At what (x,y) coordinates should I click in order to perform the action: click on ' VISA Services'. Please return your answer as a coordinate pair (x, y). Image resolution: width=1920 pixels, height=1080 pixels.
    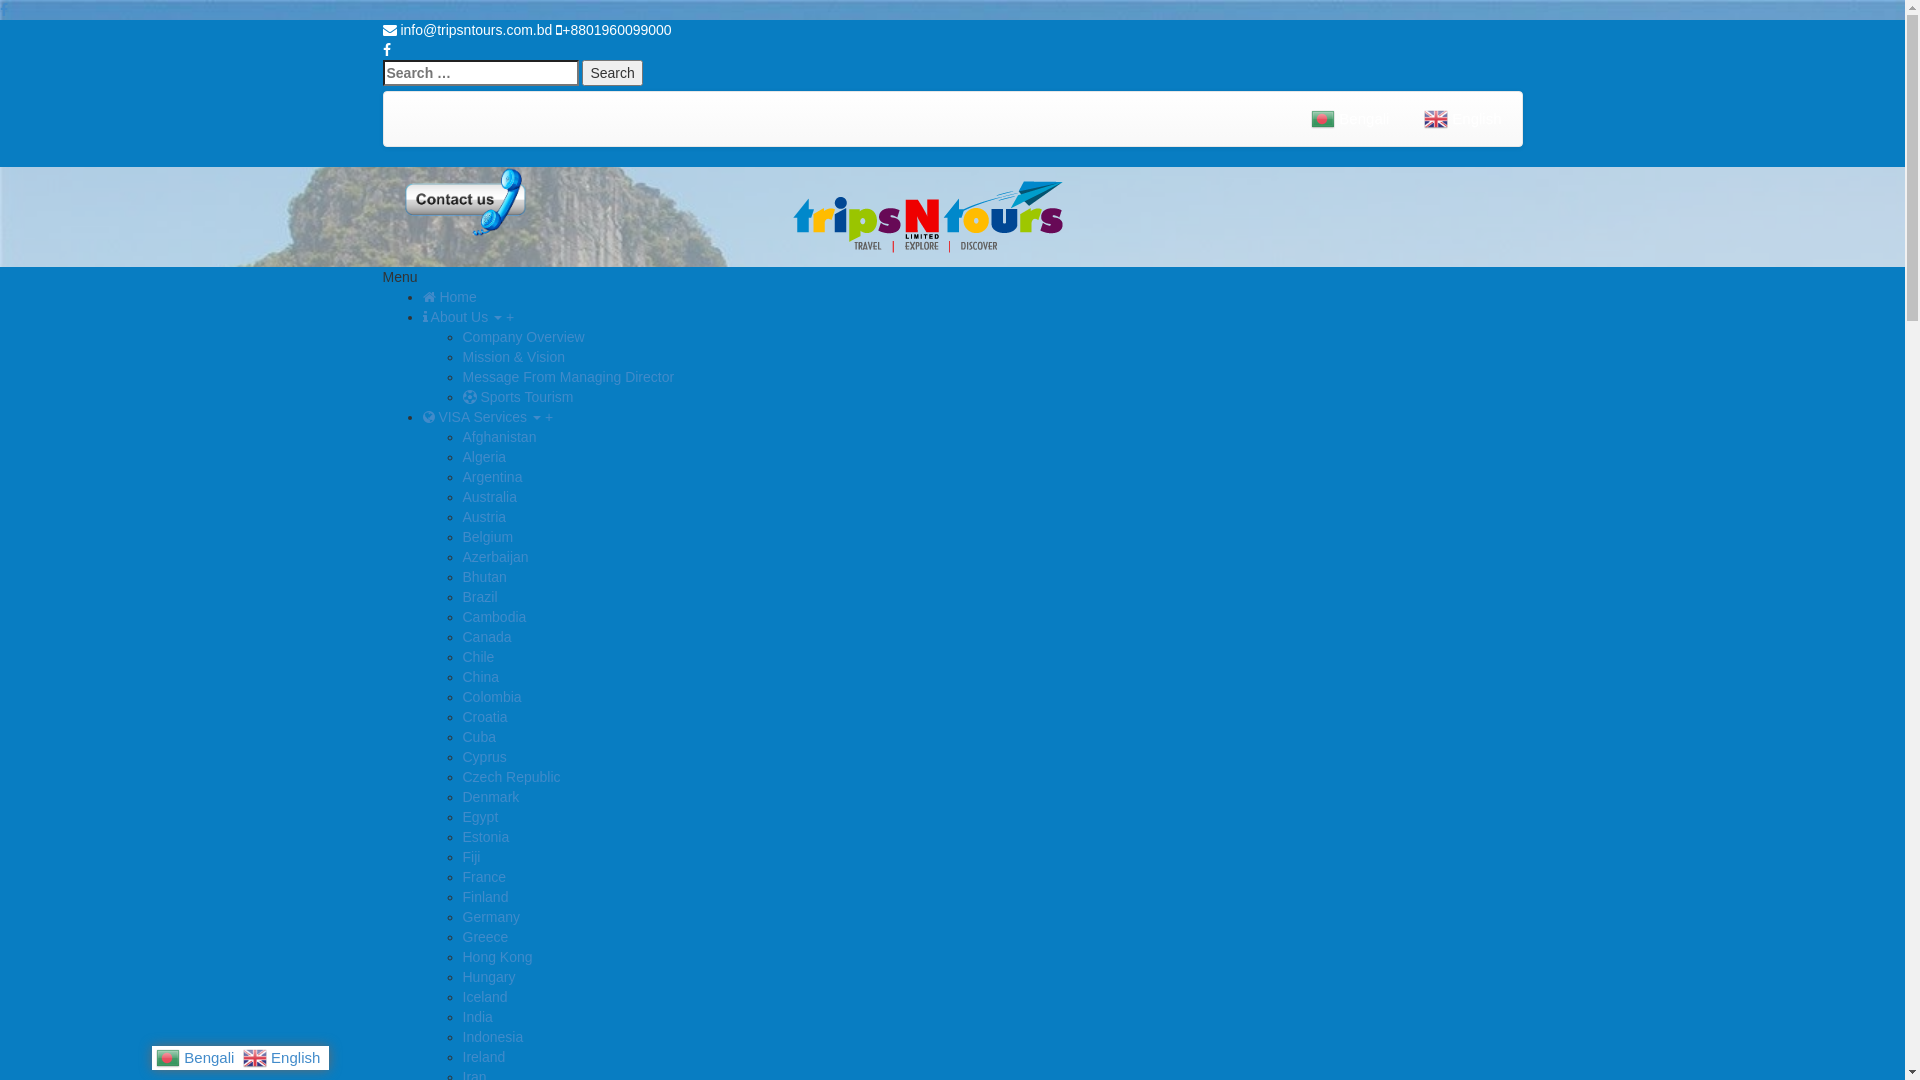
    Looking at the image, I should click on (421, 415).